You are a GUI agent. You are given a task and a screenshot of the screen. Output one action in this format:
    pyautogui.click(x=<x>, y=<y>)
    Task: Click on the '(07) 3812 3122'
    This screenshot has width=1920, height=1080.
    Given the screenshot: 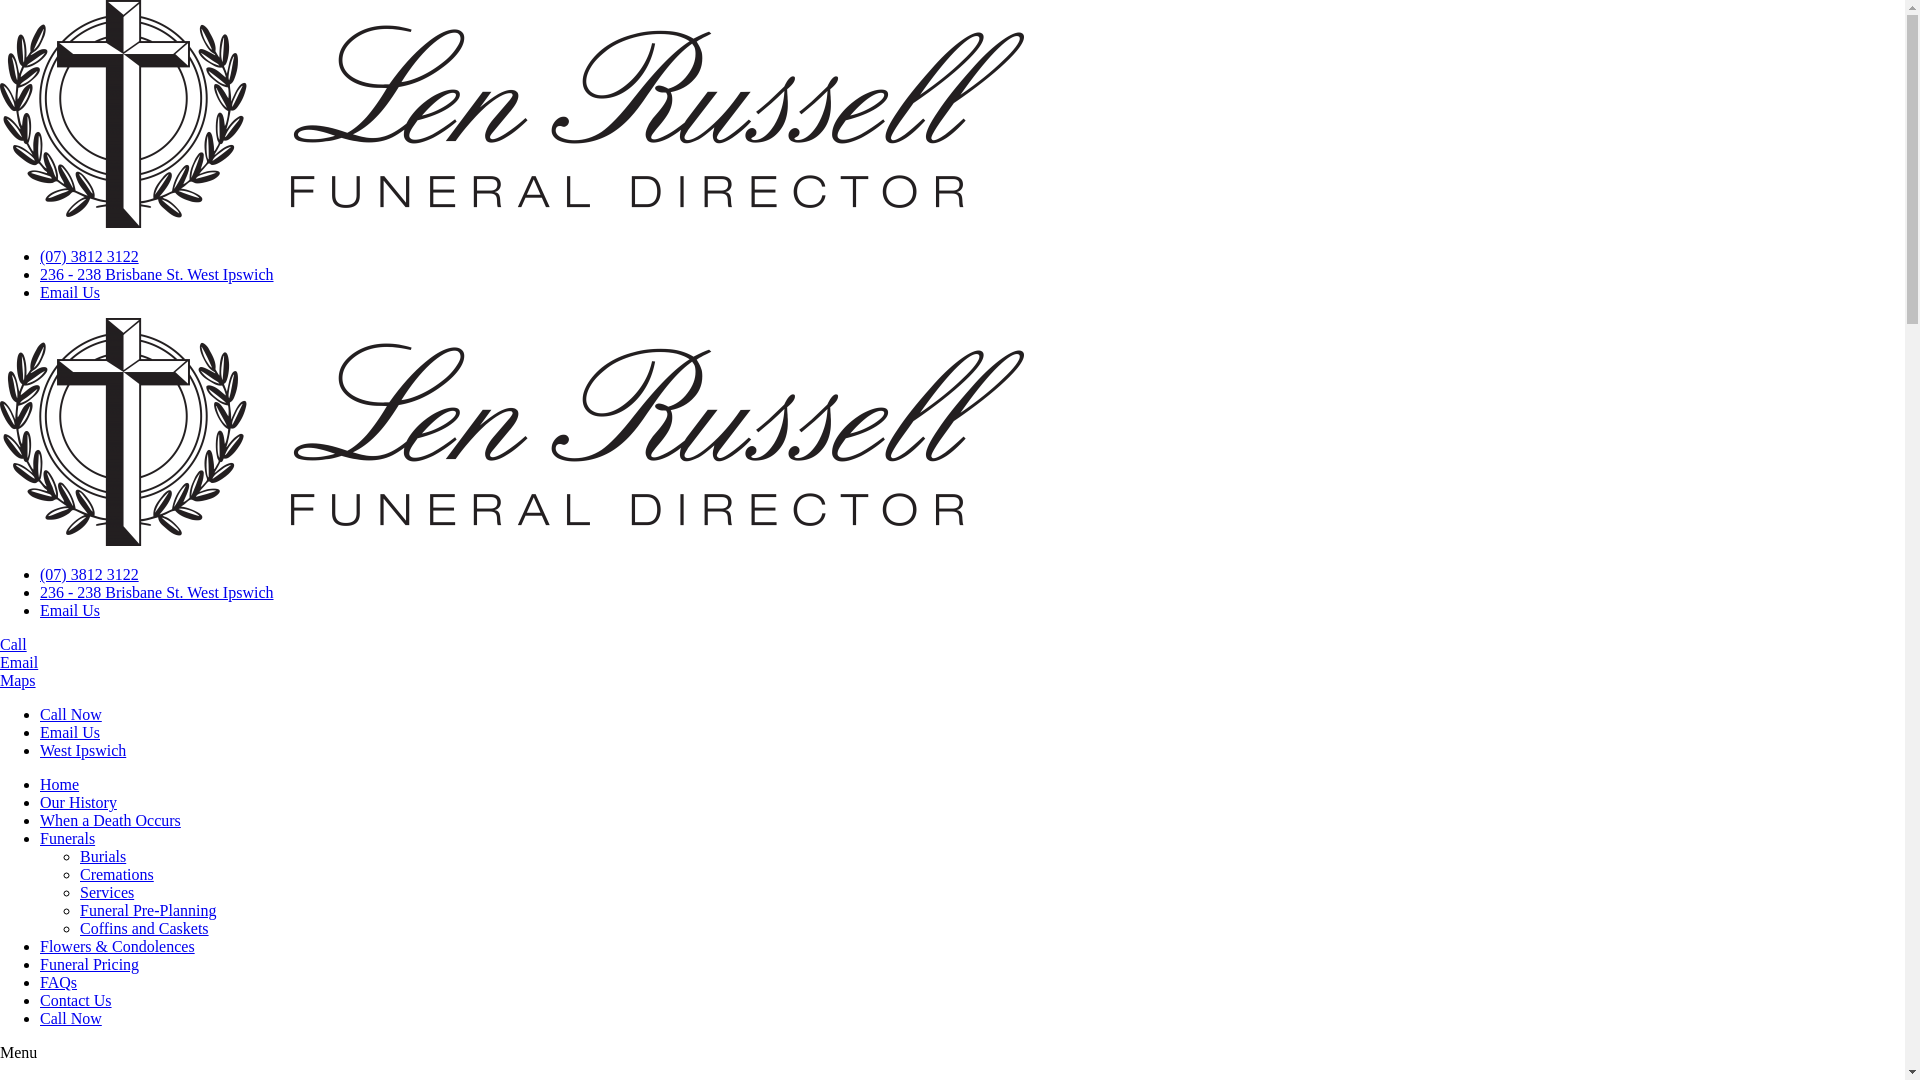 What is the action you would take?
    pyautogui.click(x=88, y=255)
    